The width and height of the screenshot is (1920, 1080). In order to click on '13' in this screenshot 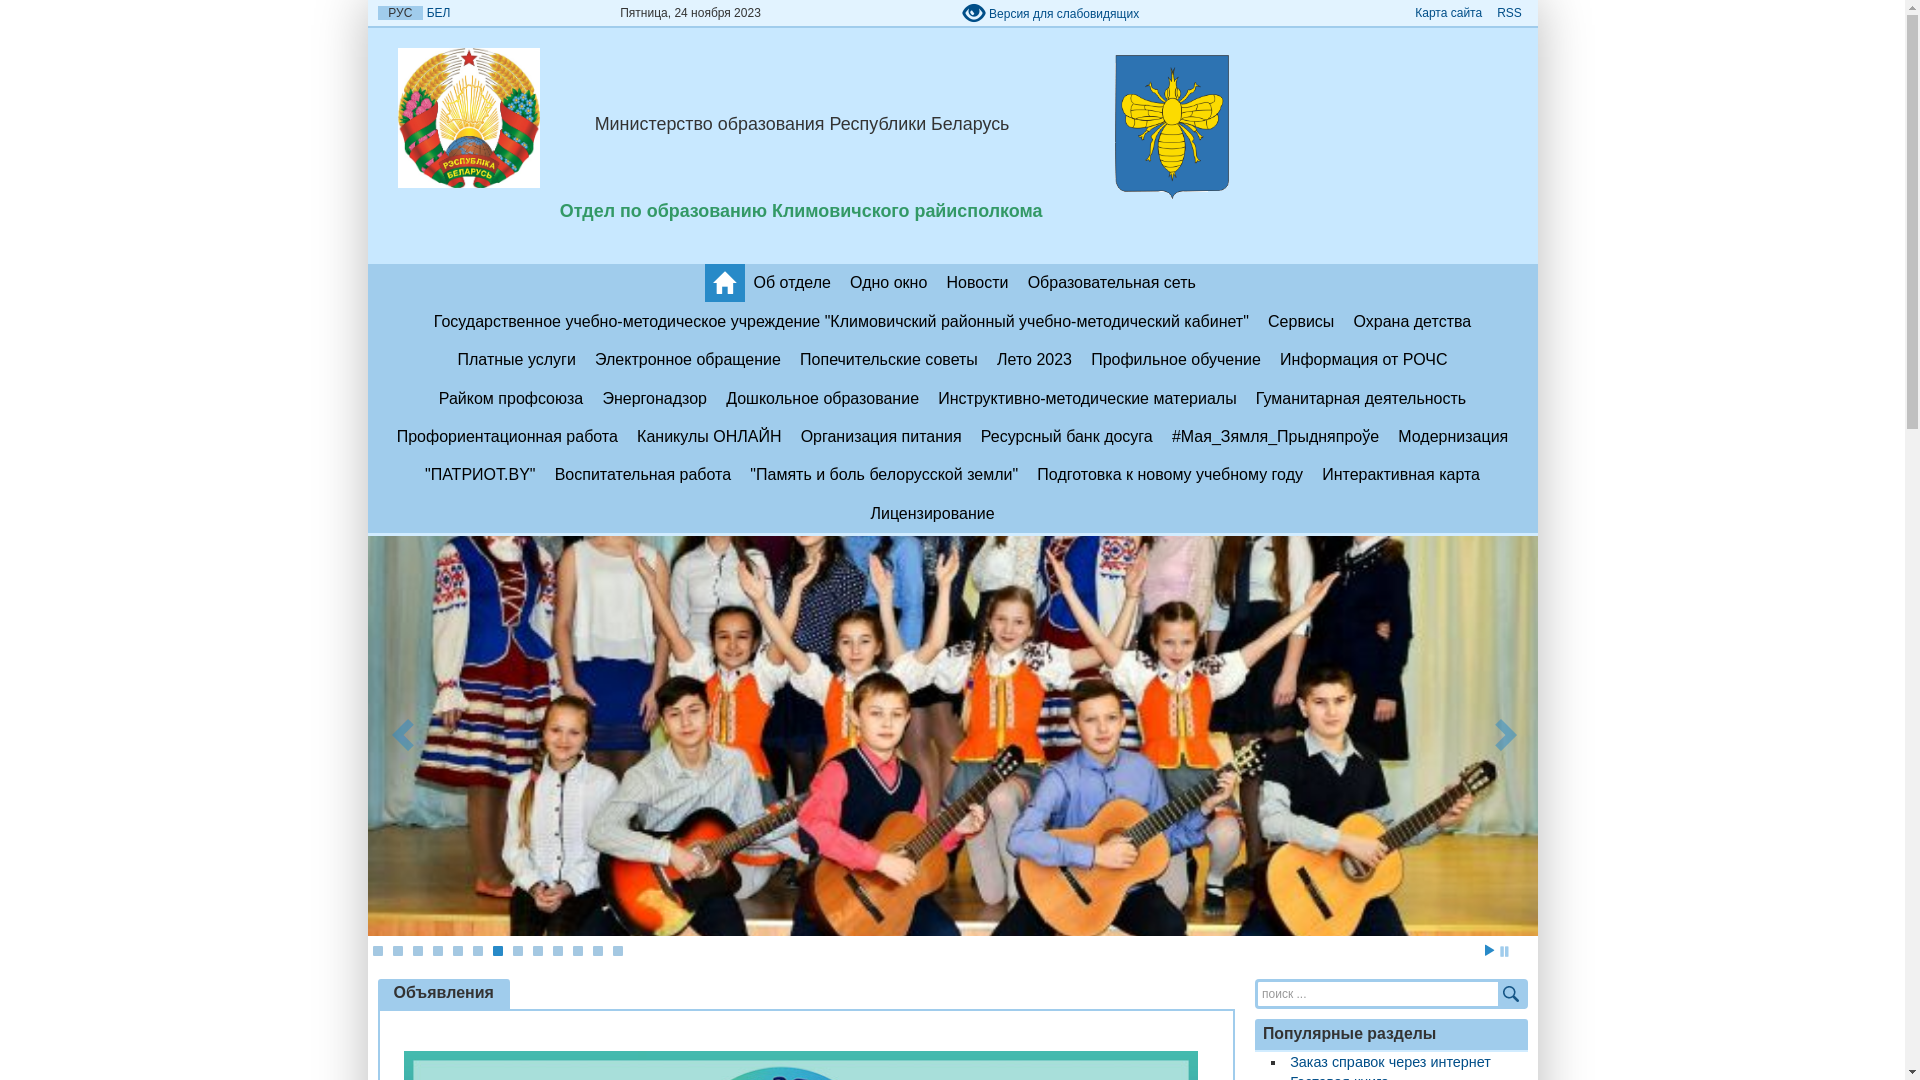, I will do `click(616, 950)`.